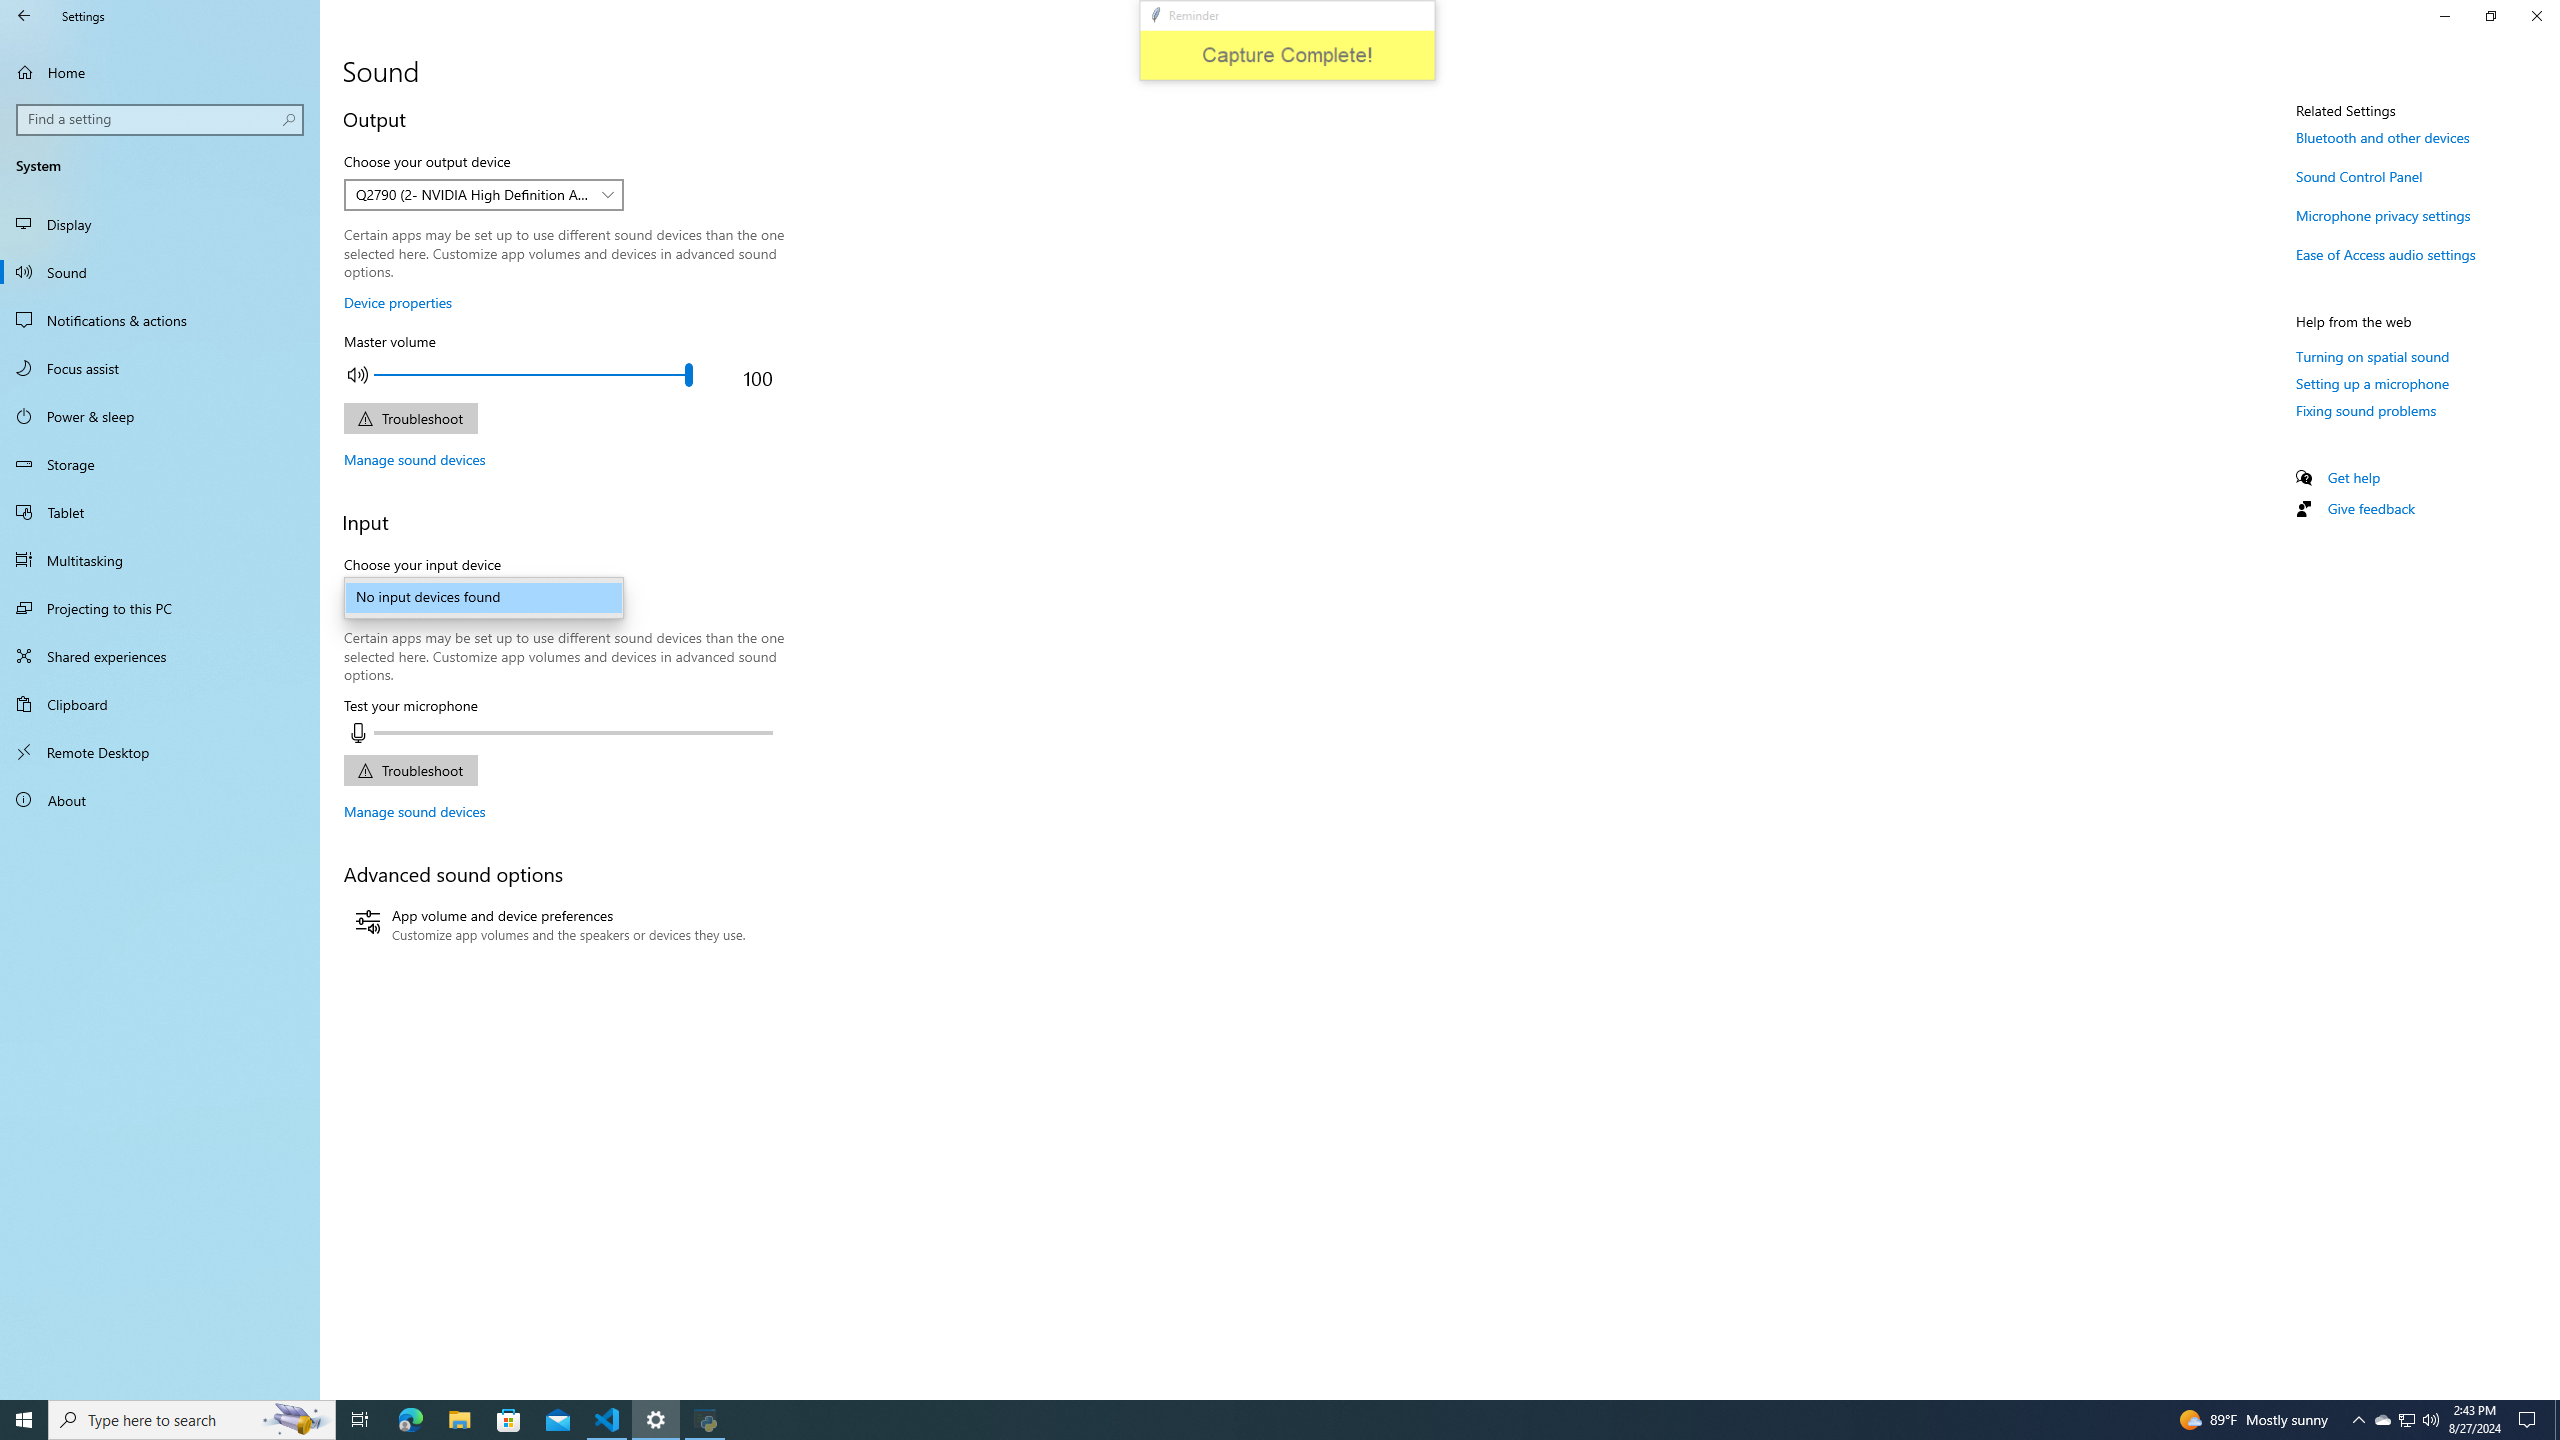 Image resolution: width=2560 pixels, height=1440 pixels. Describe the element at coordinates (2382, 214) in the screenshot. I see `'Microphone privacy settings'` at that location.